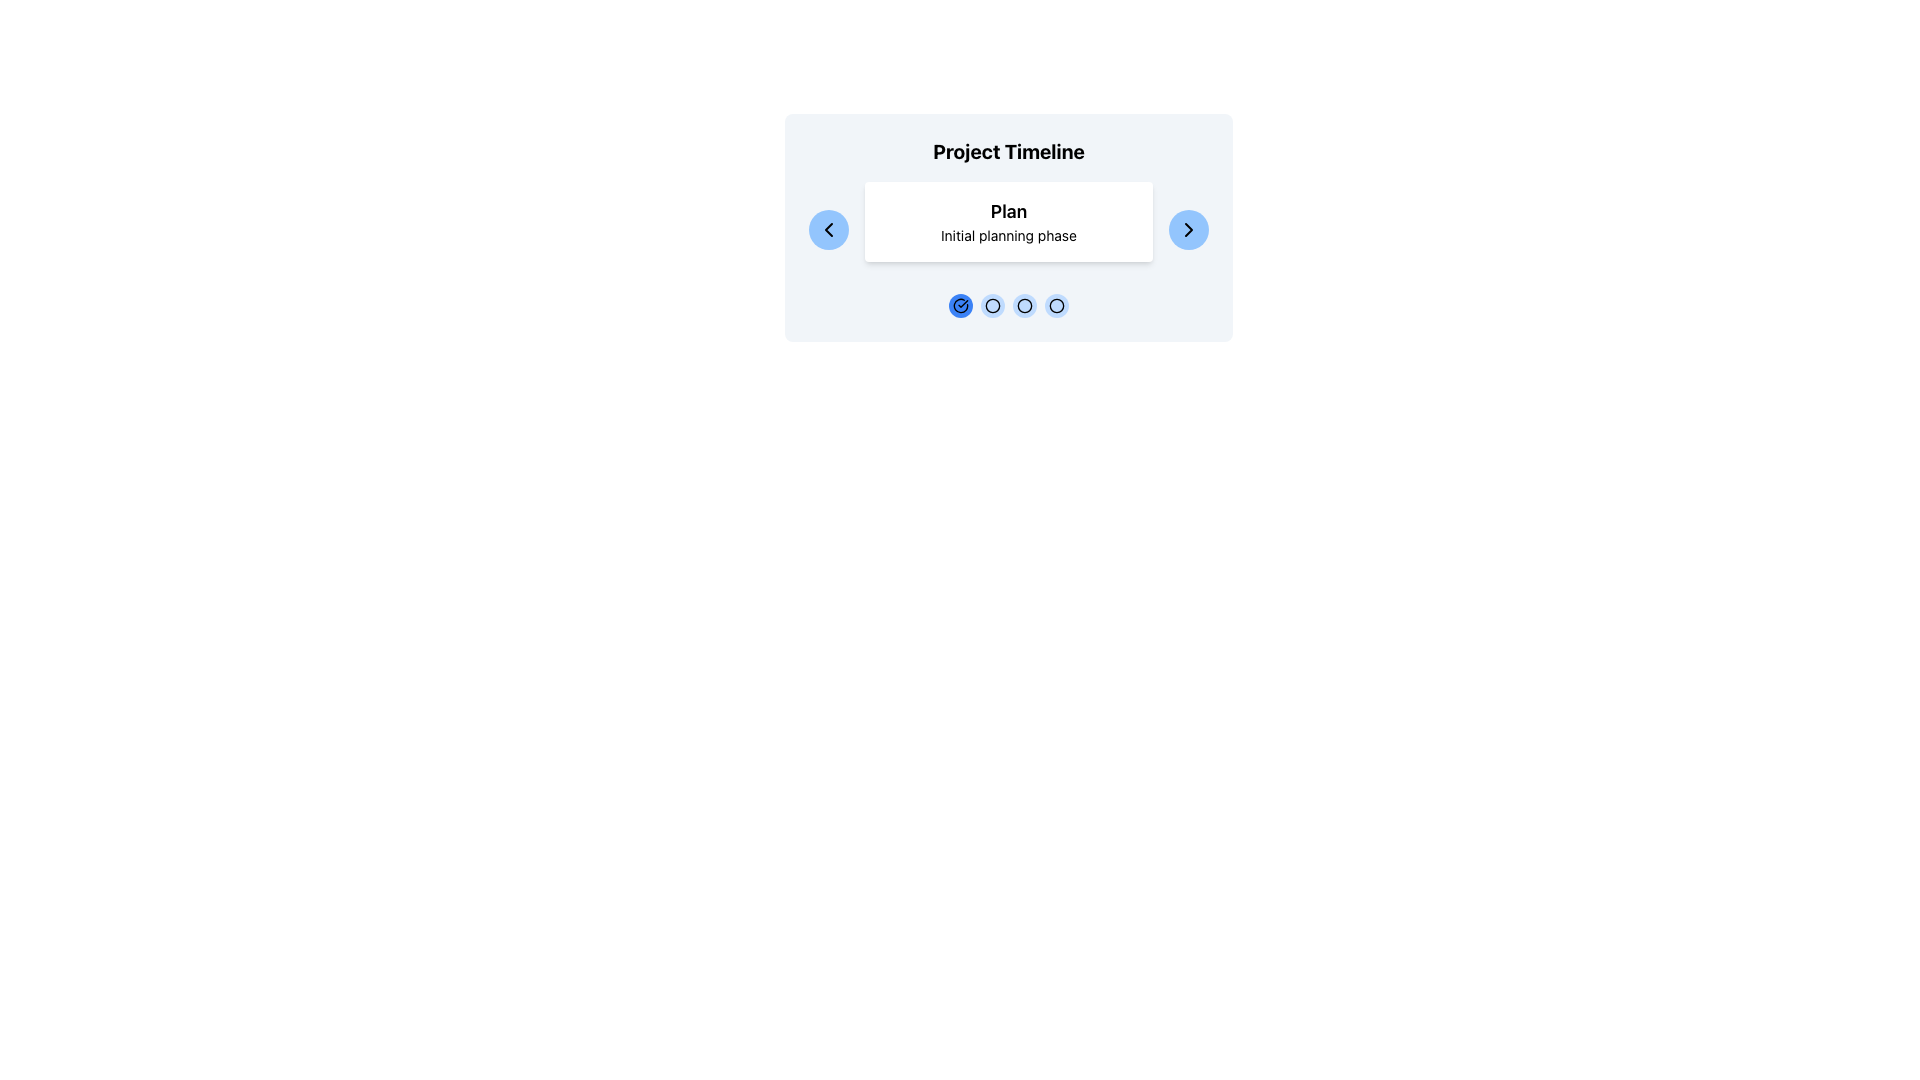 The width and height of the screenshot is (1920, 1080). Describe the element at coordinates (1055, 305) in the screenshot. I see `the last navigation dot button located below the 'Plan' label in the 'Project Timeline' card` at that location.